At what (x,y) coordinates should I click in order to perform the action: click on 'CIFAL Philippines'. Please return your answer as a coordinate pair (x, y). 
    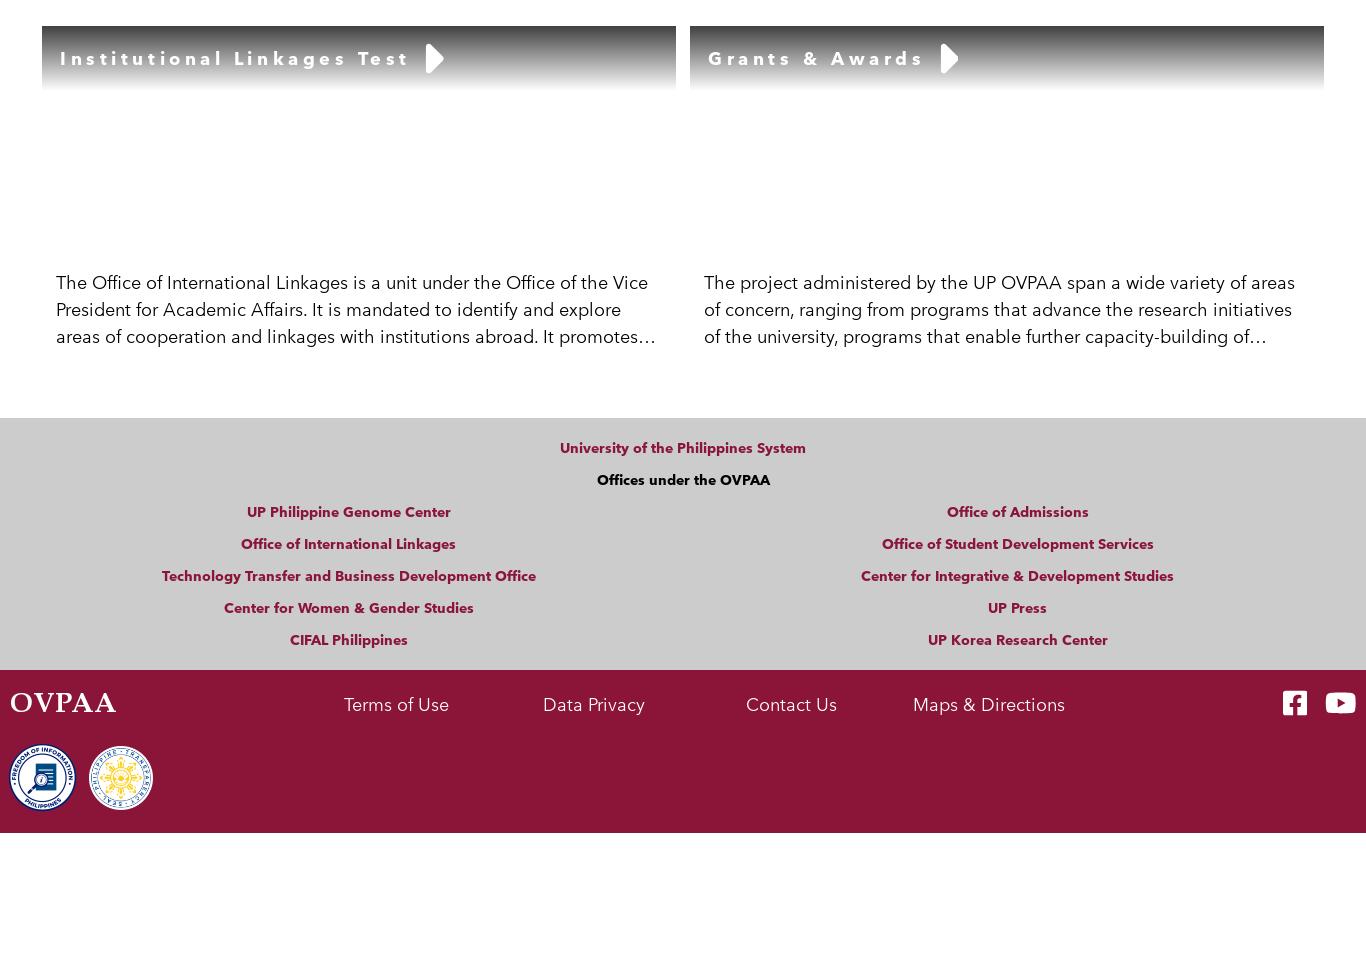
    Looking at the image, I should click on (289, 637).